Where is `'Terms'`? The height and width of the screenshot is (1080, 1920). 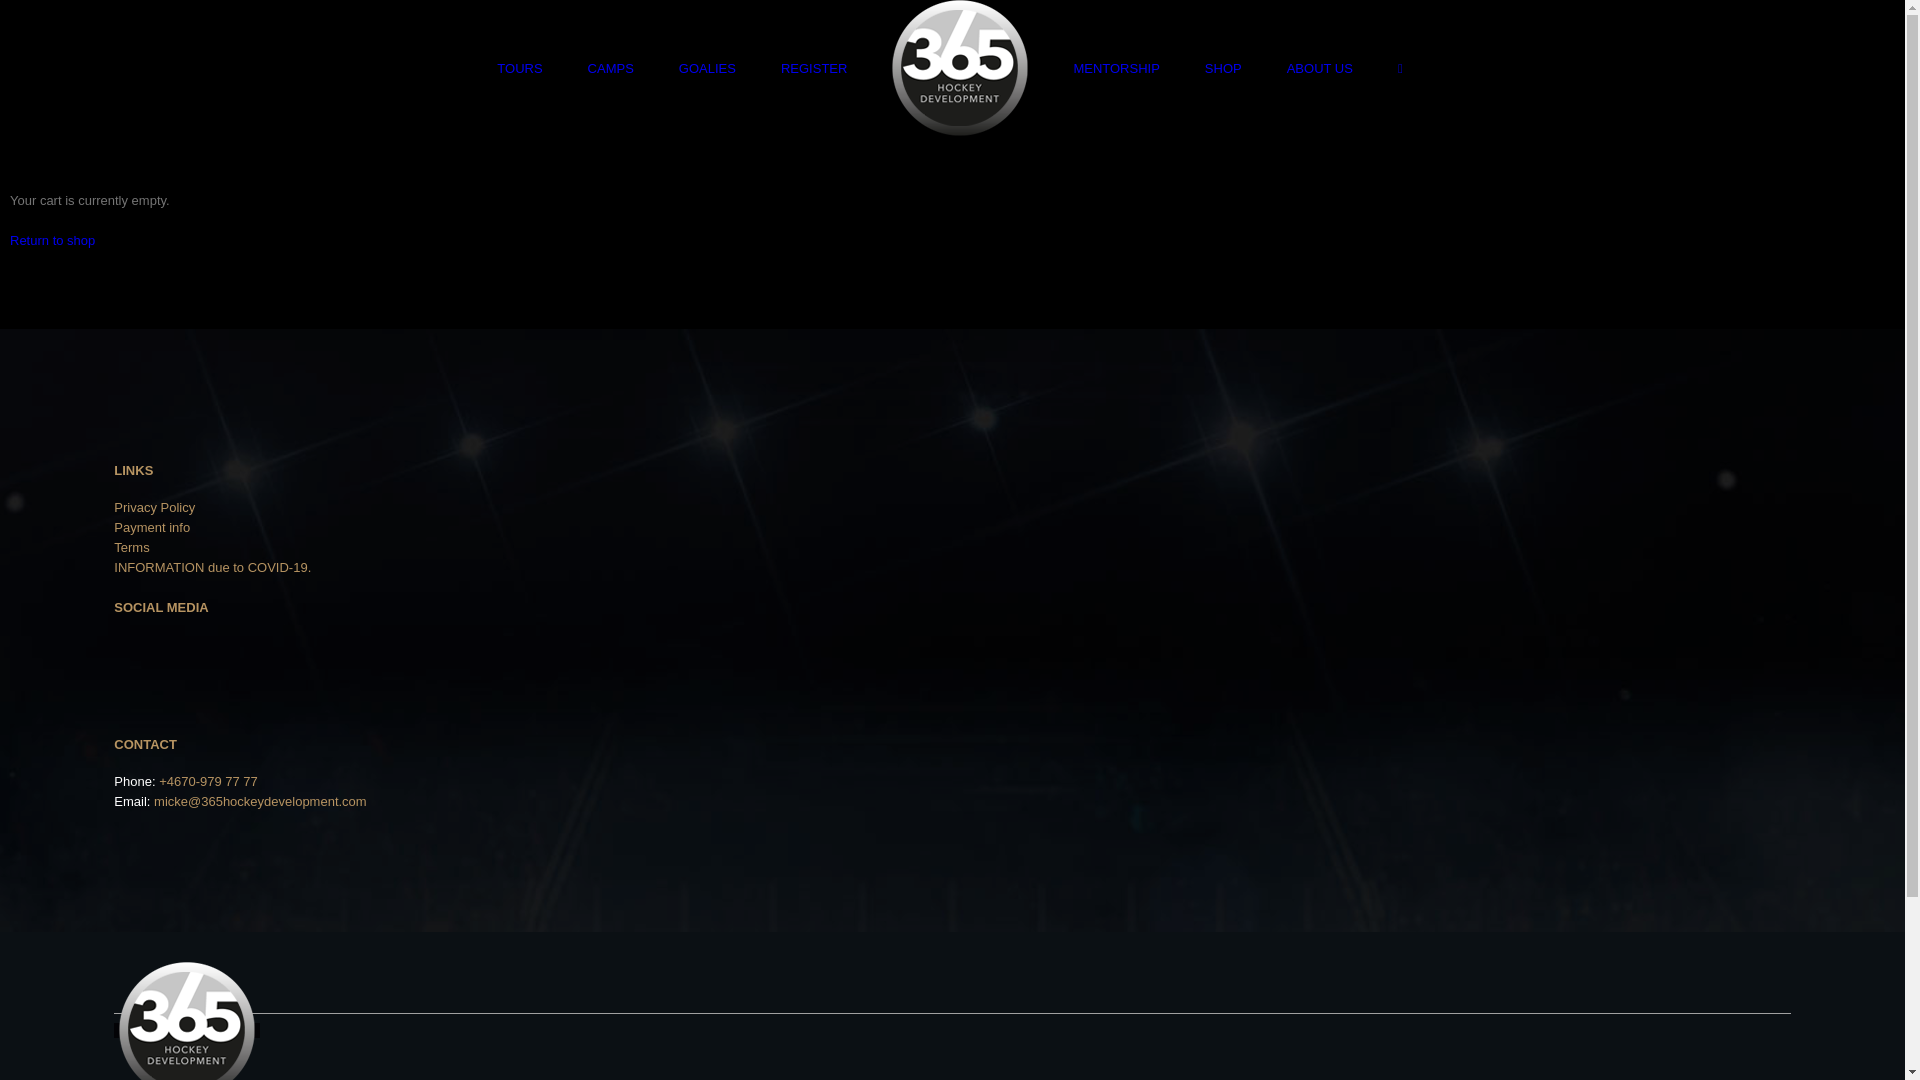 'Terms' is located at coordinates (113, 547).